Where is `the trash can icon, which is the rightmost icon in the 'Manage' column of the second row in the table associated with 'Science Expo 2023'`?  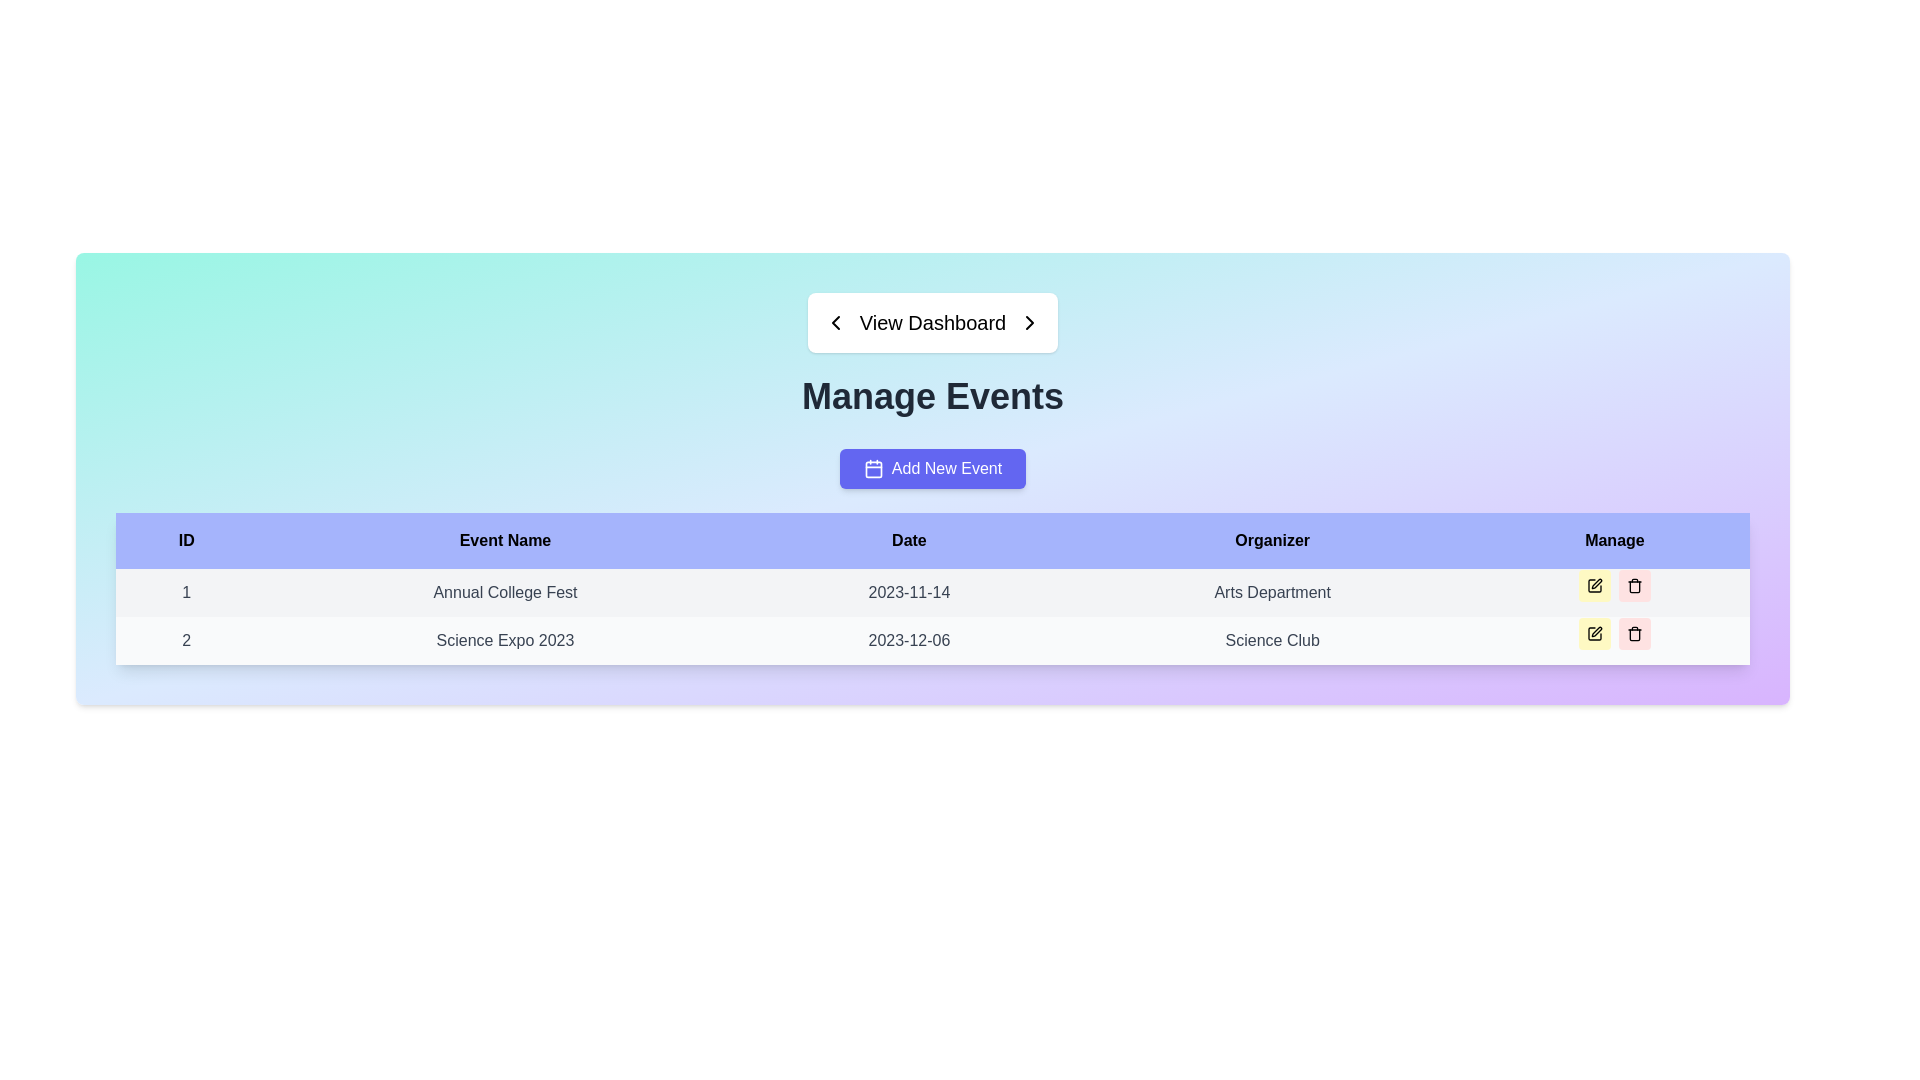
the trash can icon, which is the rightmost icon in the 'Manage' column of the second row in the table associated with 'Science Expo 2023' is located at coordinates (1634, 633).